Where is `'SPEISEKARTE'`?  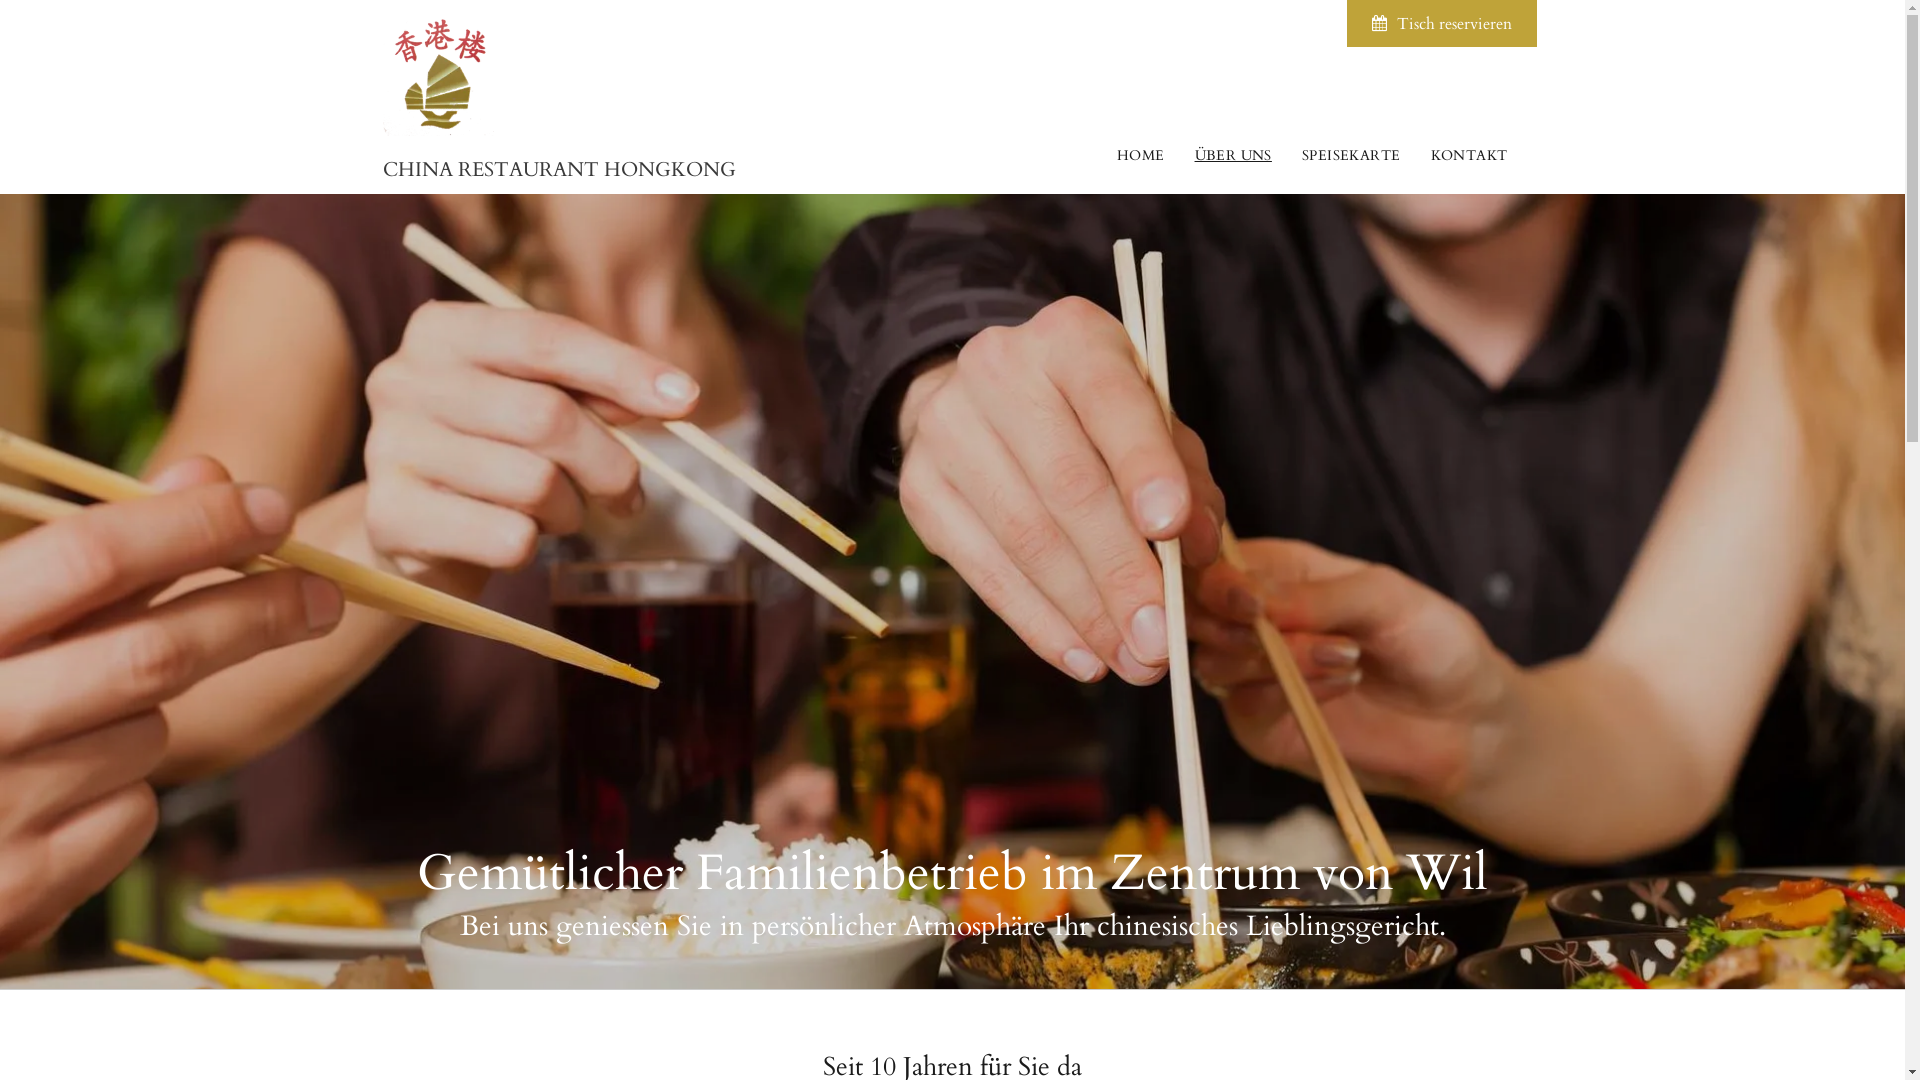 'SPEISEKARTE' is located at coordinates (1351, 154).